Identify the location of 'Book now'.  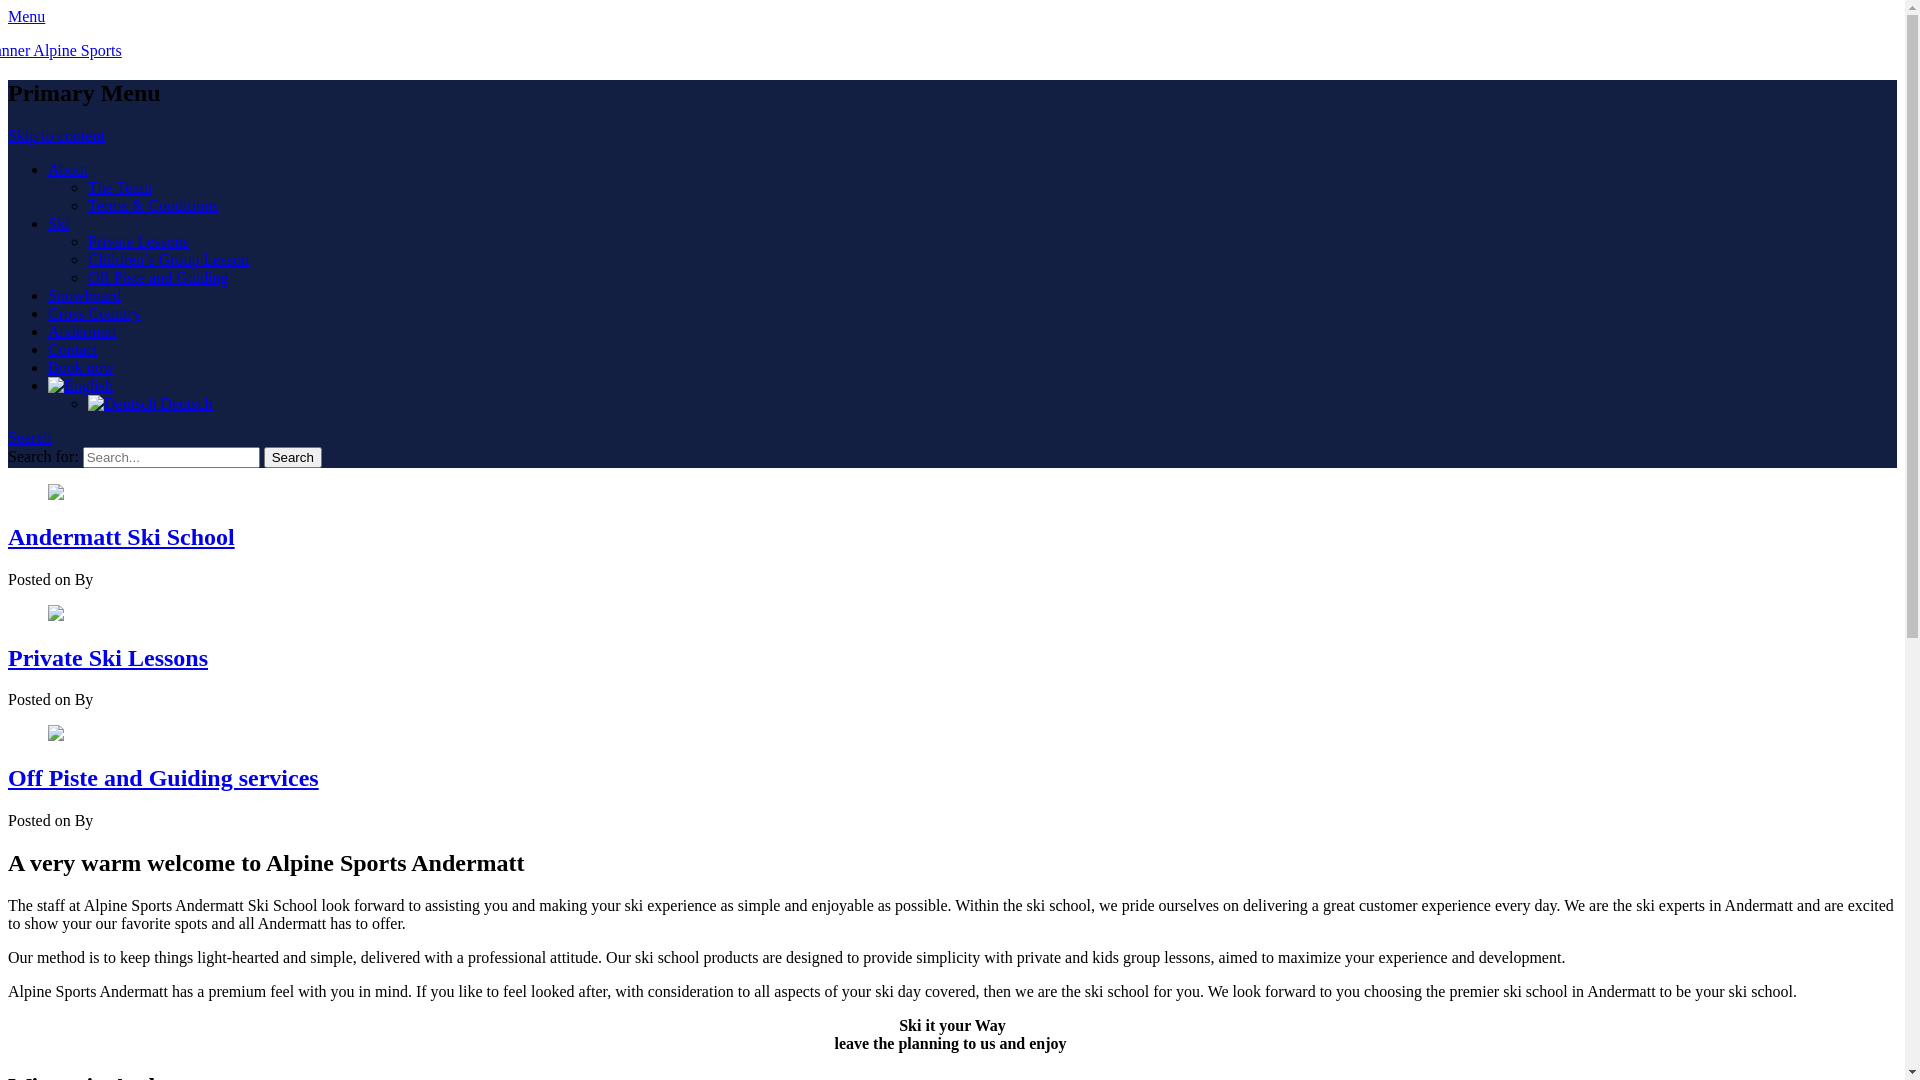
(48, 367).